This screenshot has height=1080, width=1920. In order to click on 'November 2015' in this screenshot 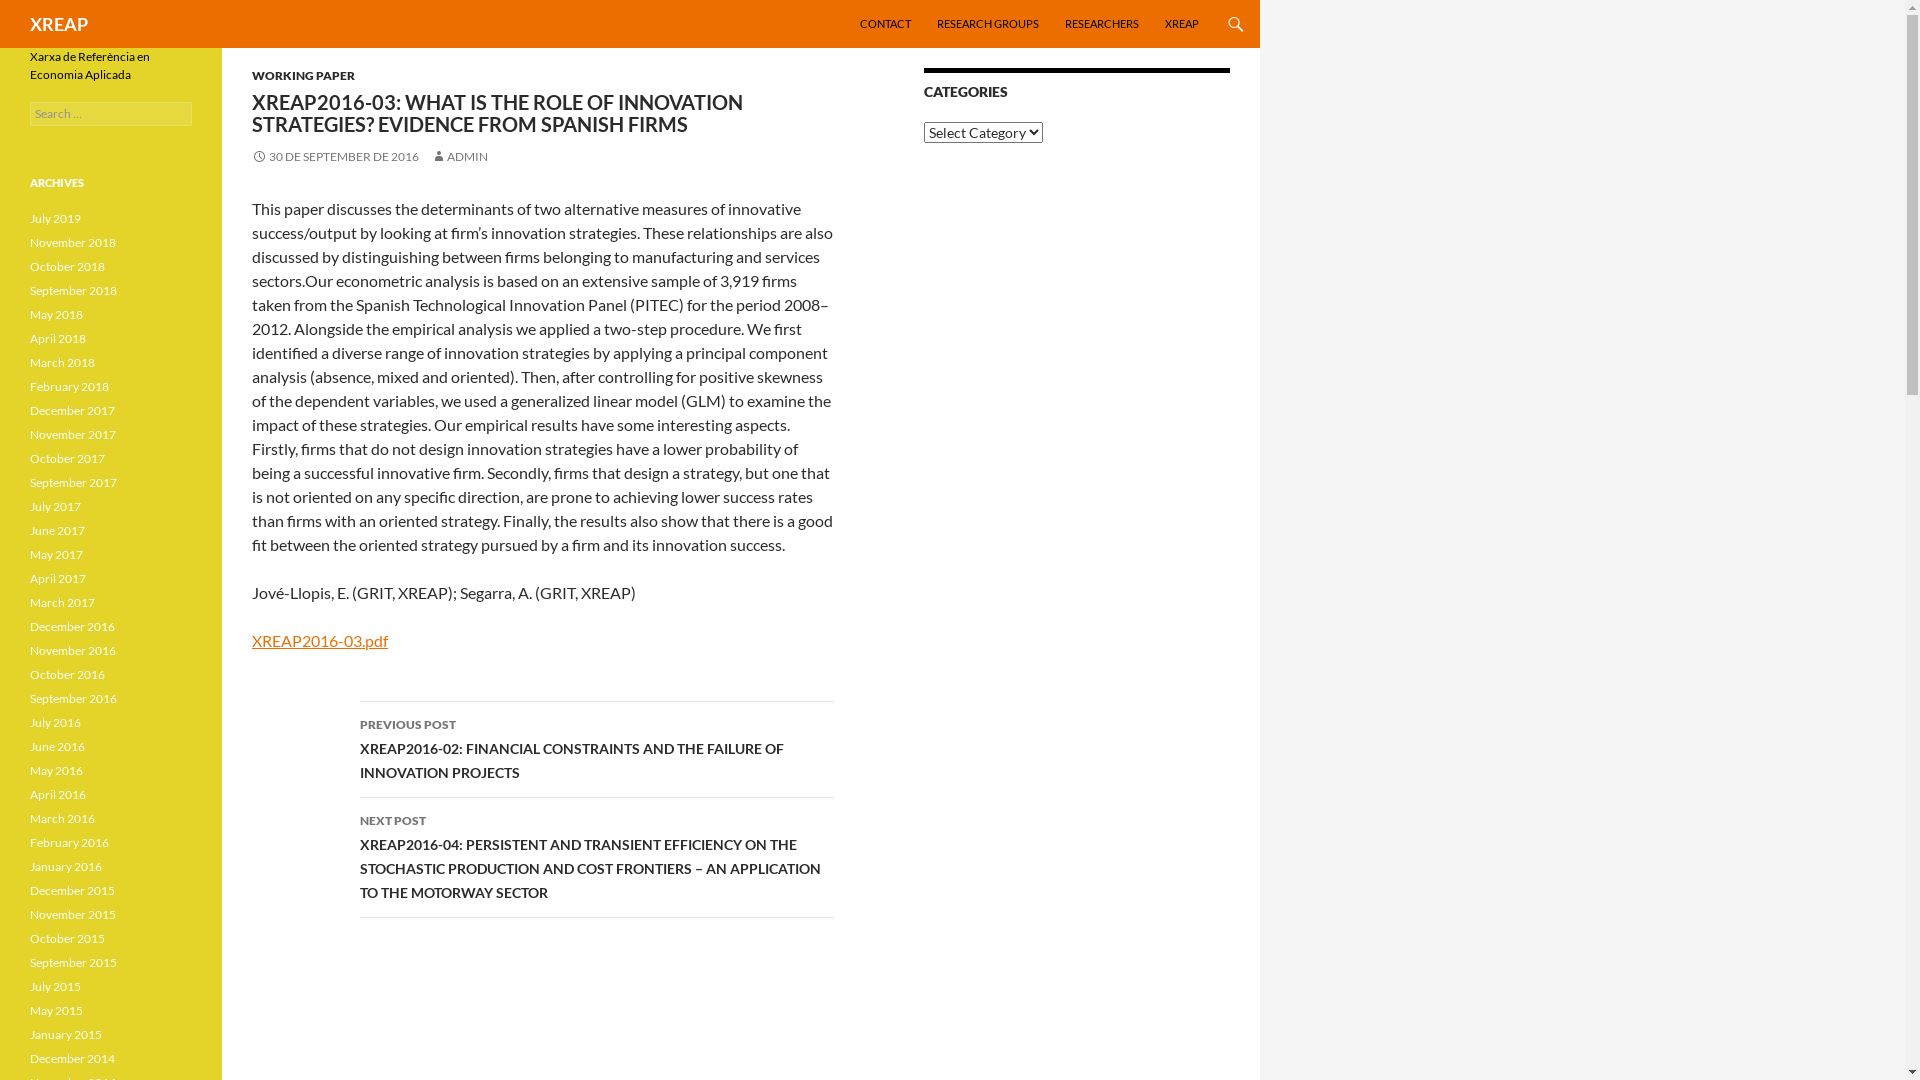, I will do `click(72, 914)`.